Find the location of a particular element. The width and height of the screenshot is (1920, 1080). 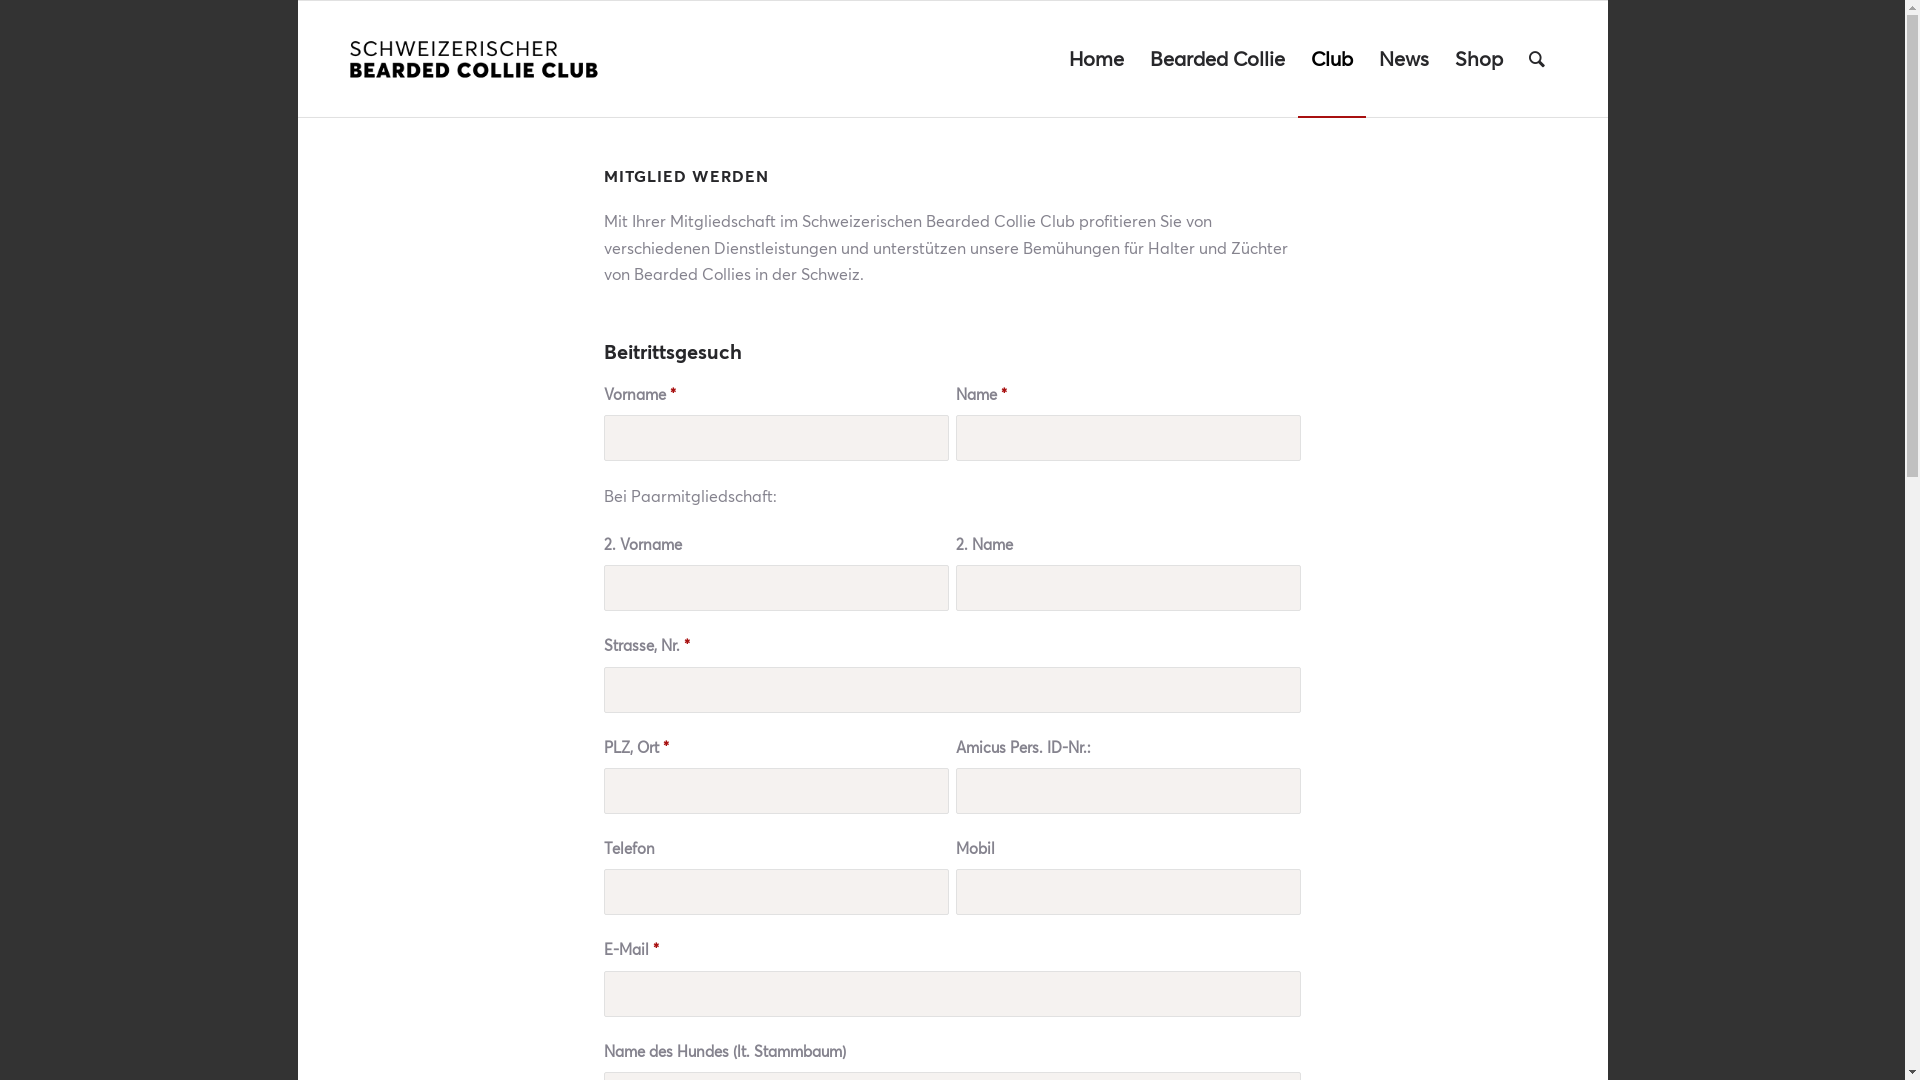

'SBCC-Logotype_RGB_rectangle_black_340x156' is located at coordinates (347, 57).